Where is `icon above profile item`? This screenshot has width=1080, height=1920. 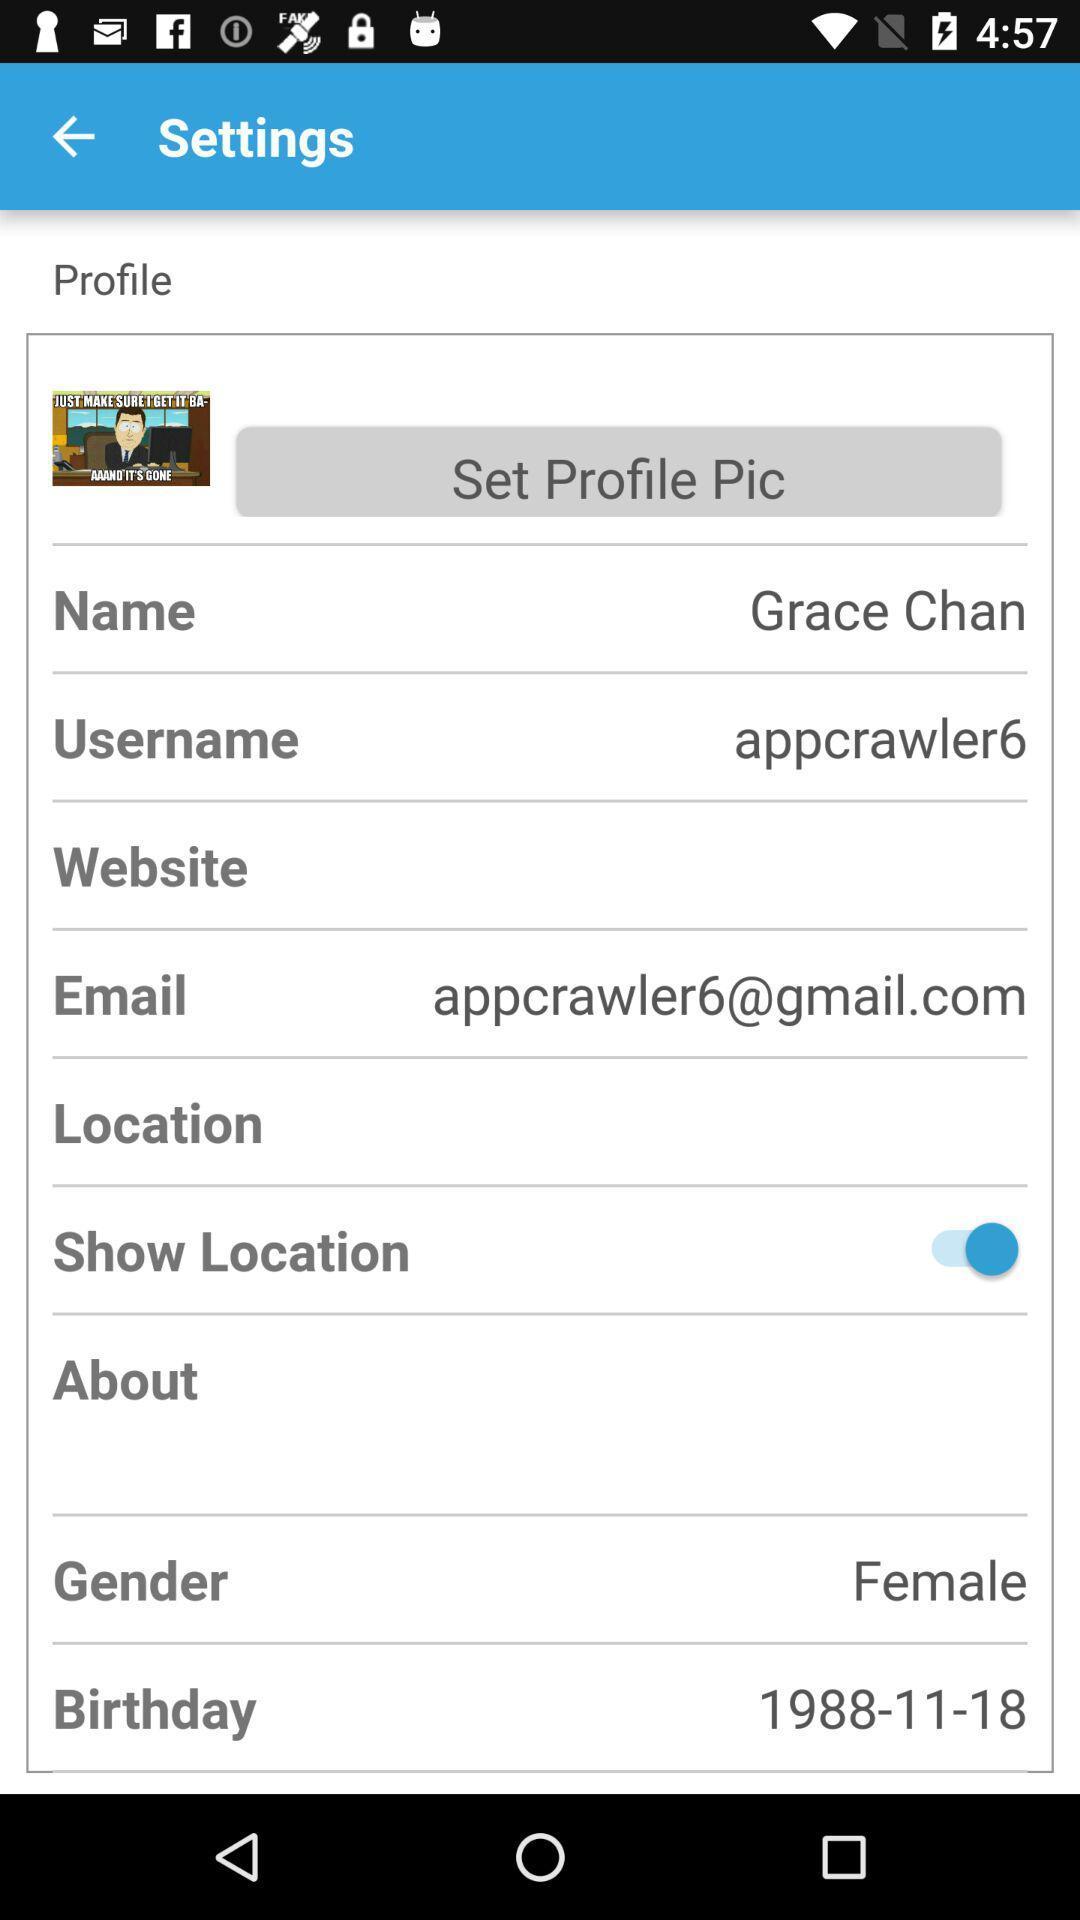
icon above profile item is located at coordinates (72, 135).